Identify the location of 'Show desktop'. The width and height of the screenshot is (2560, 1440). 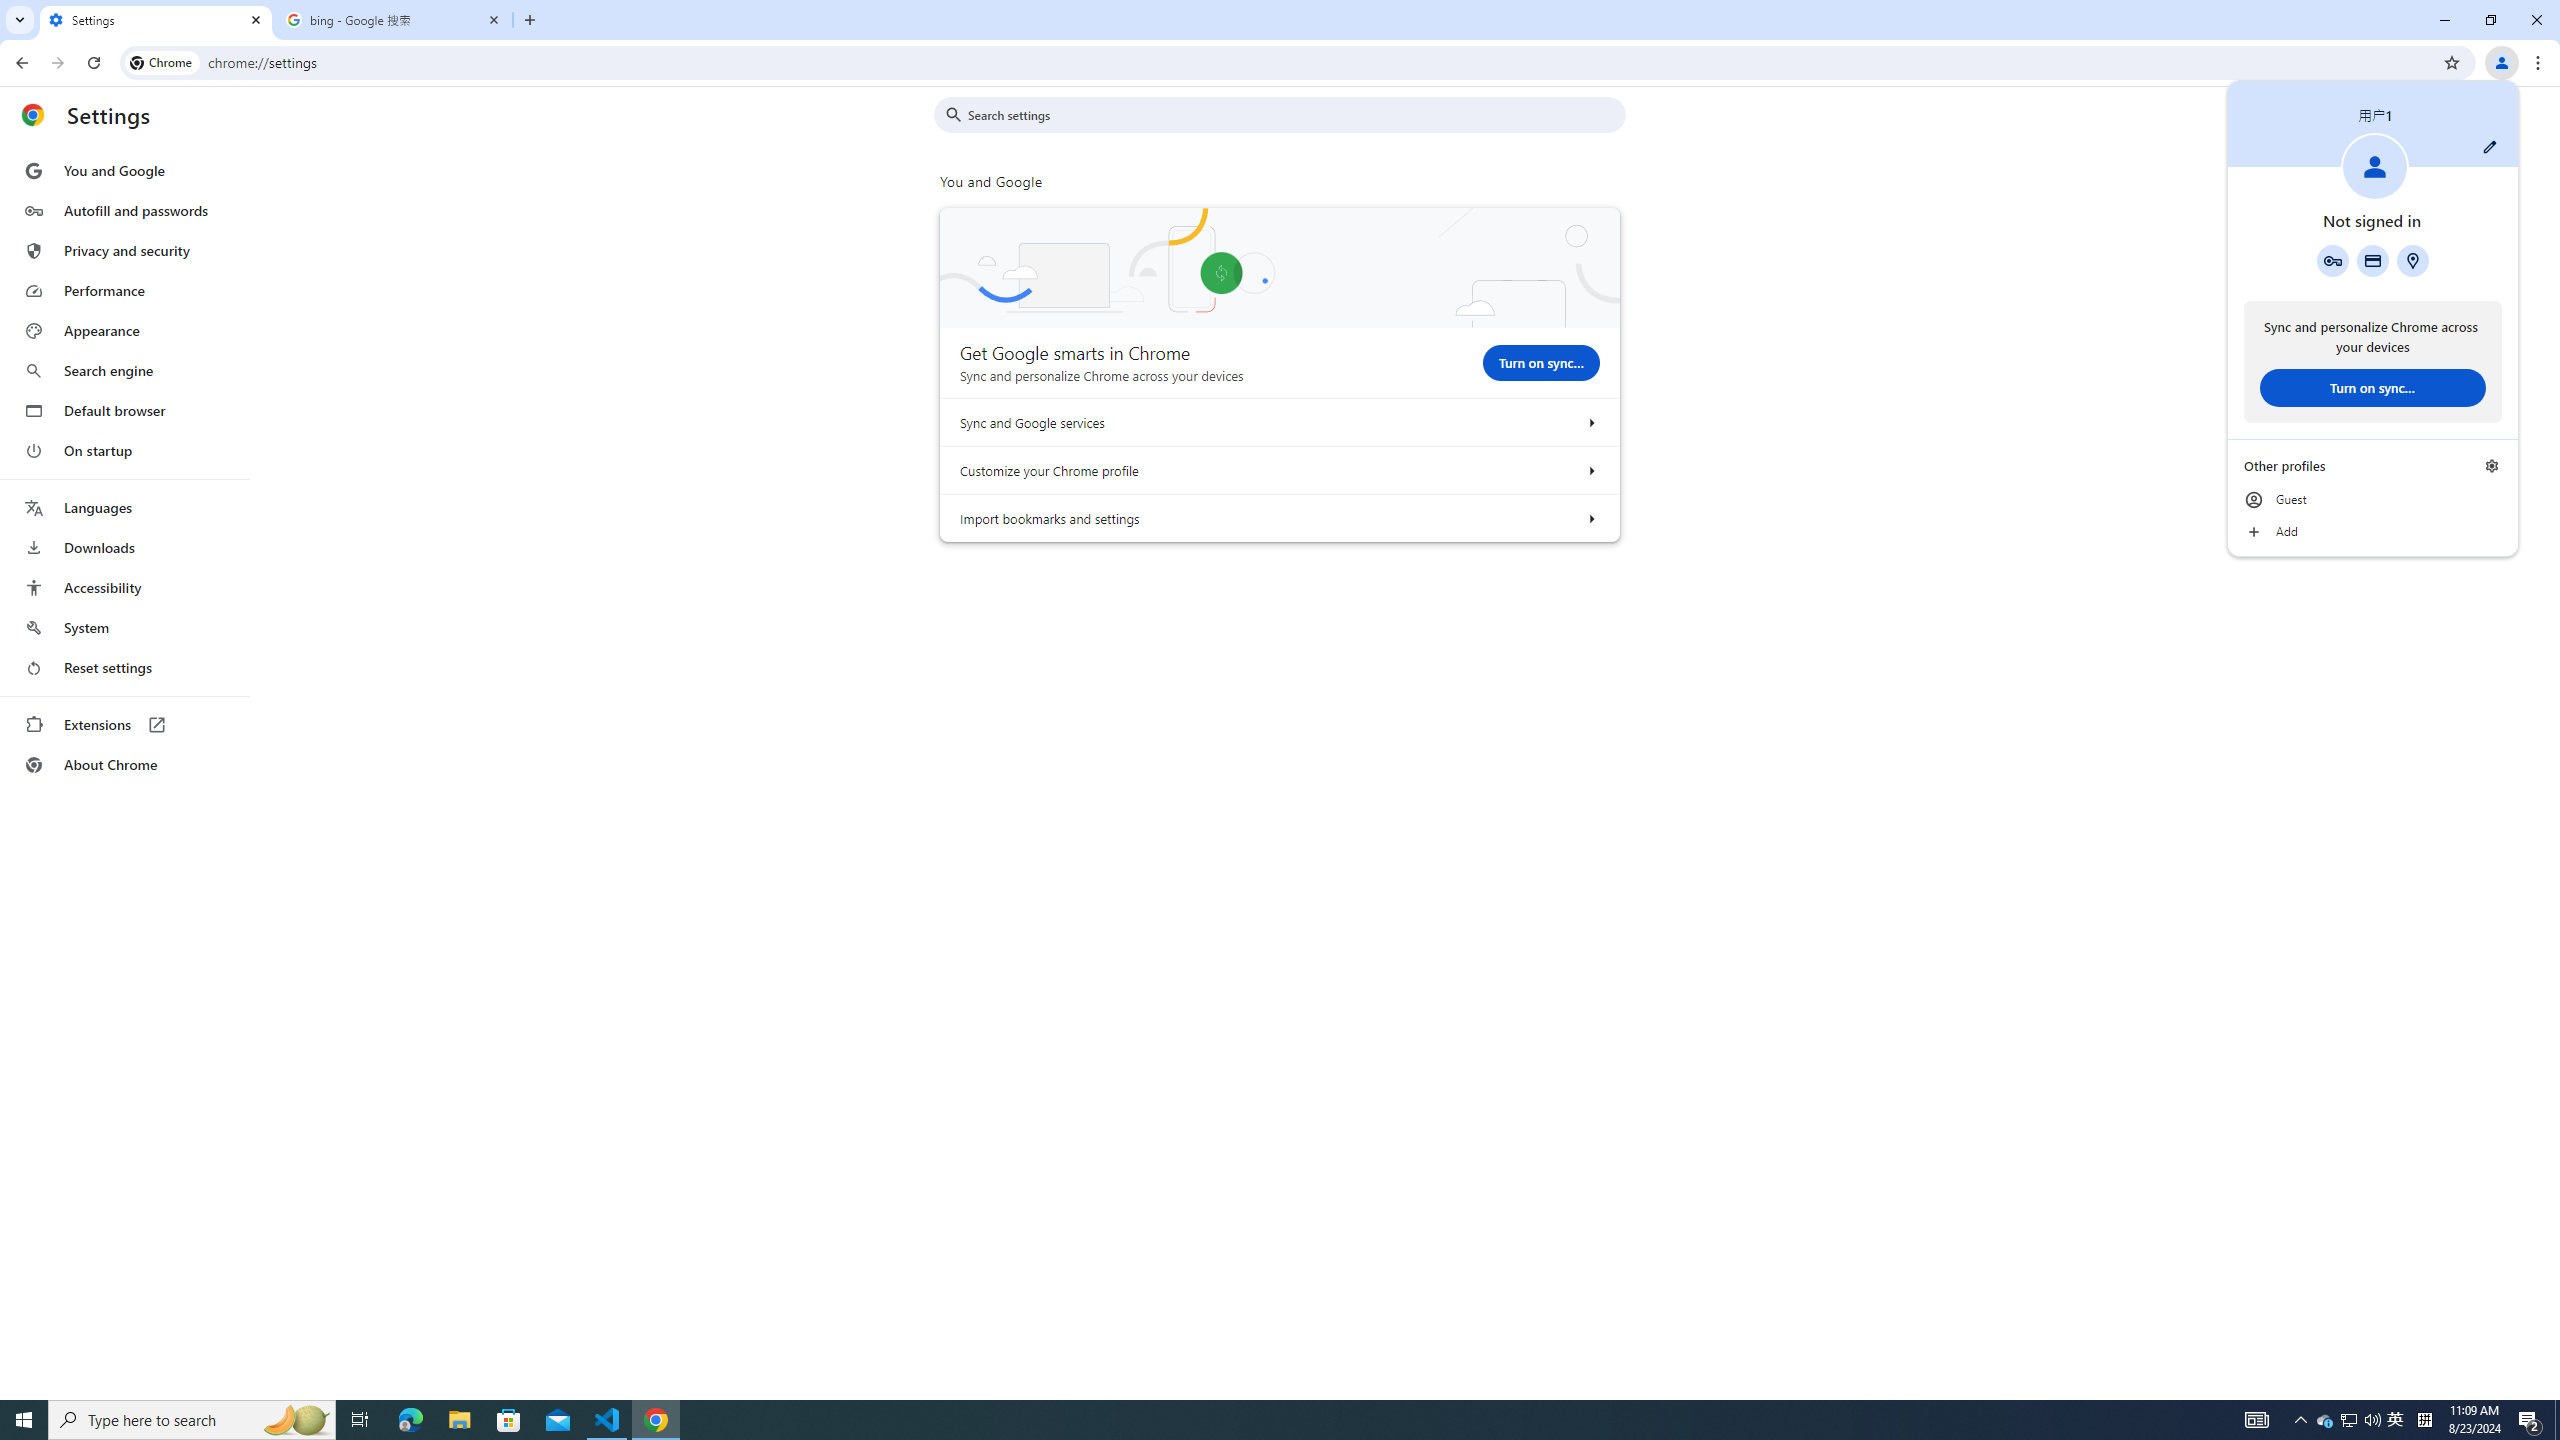
(2556, 1418).